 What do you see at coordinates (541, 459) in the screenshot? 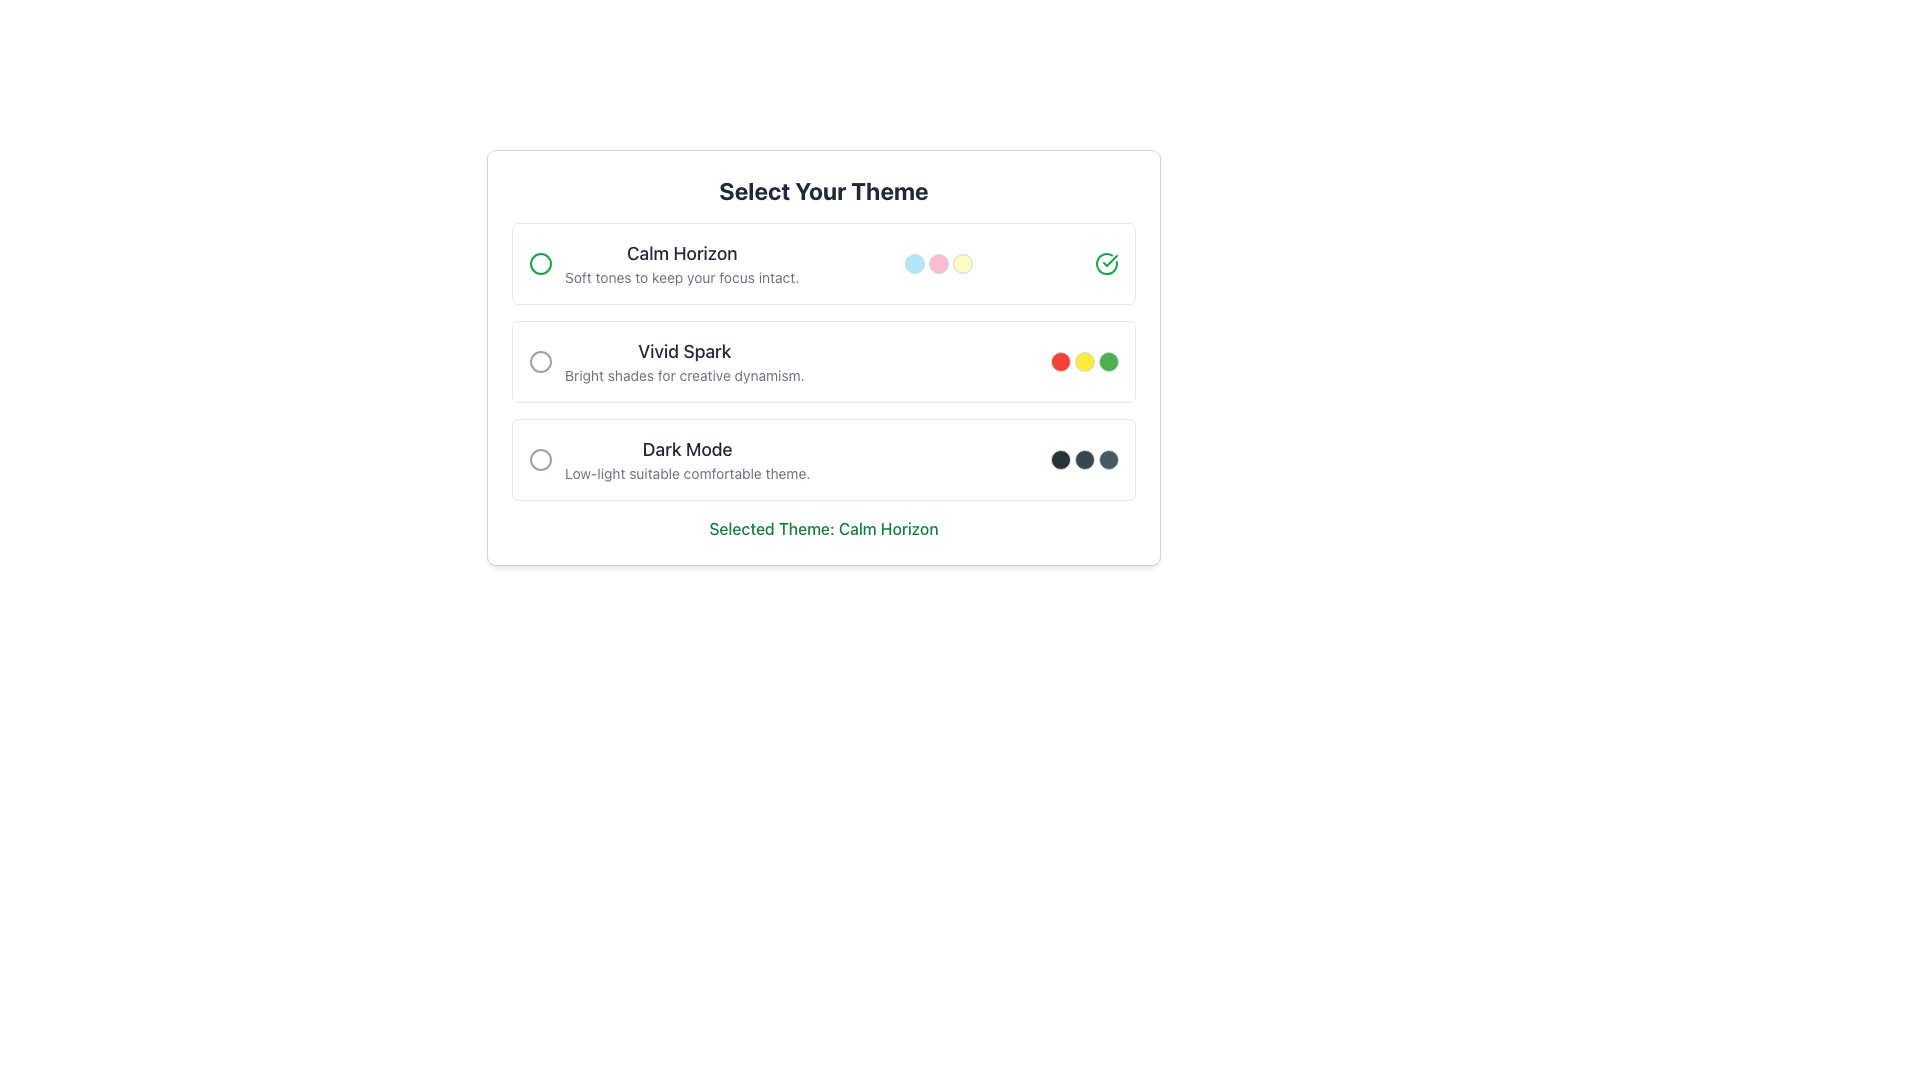
I see `the circular icon that serves as a selection indicator for the 'Dark Mode' theme option` at bounding box center [541, 459].